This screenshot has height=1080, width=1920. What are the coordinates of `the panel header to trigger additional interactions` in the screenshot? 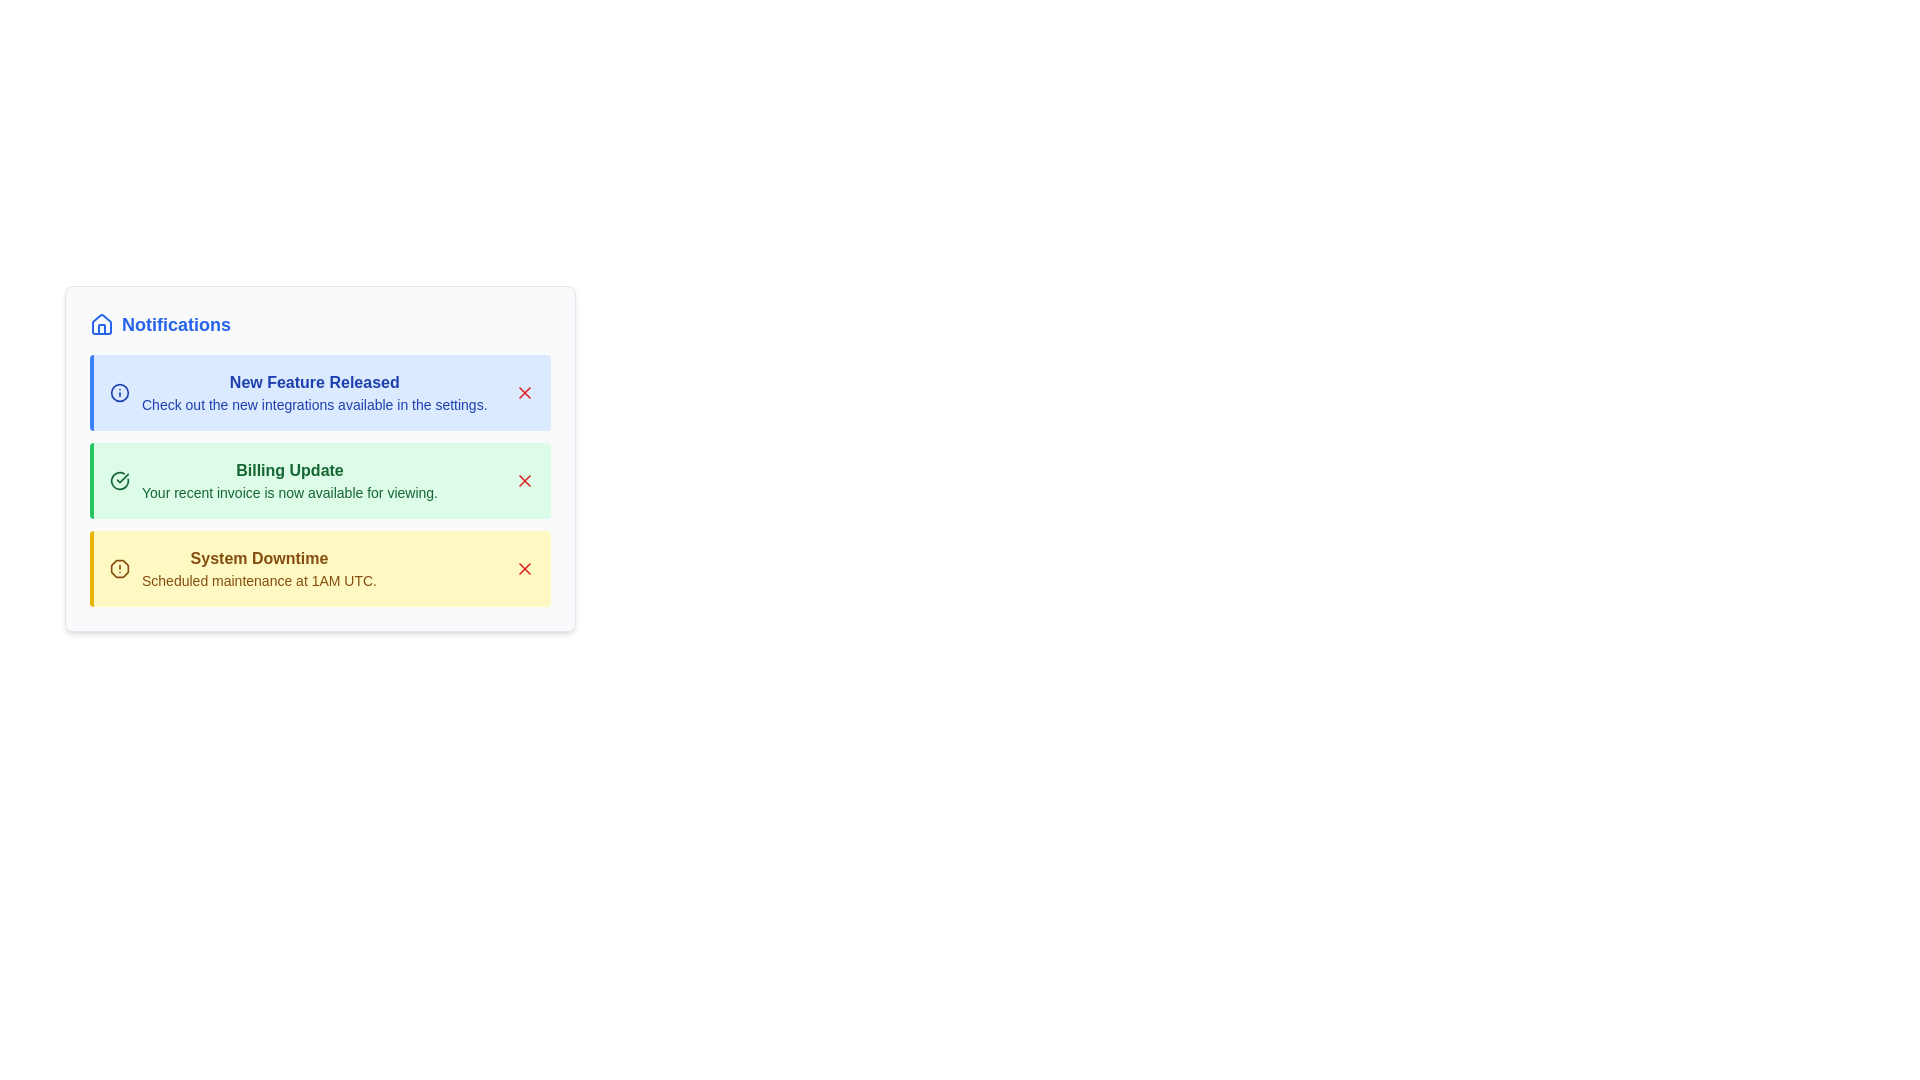 It's located at (320, 323).